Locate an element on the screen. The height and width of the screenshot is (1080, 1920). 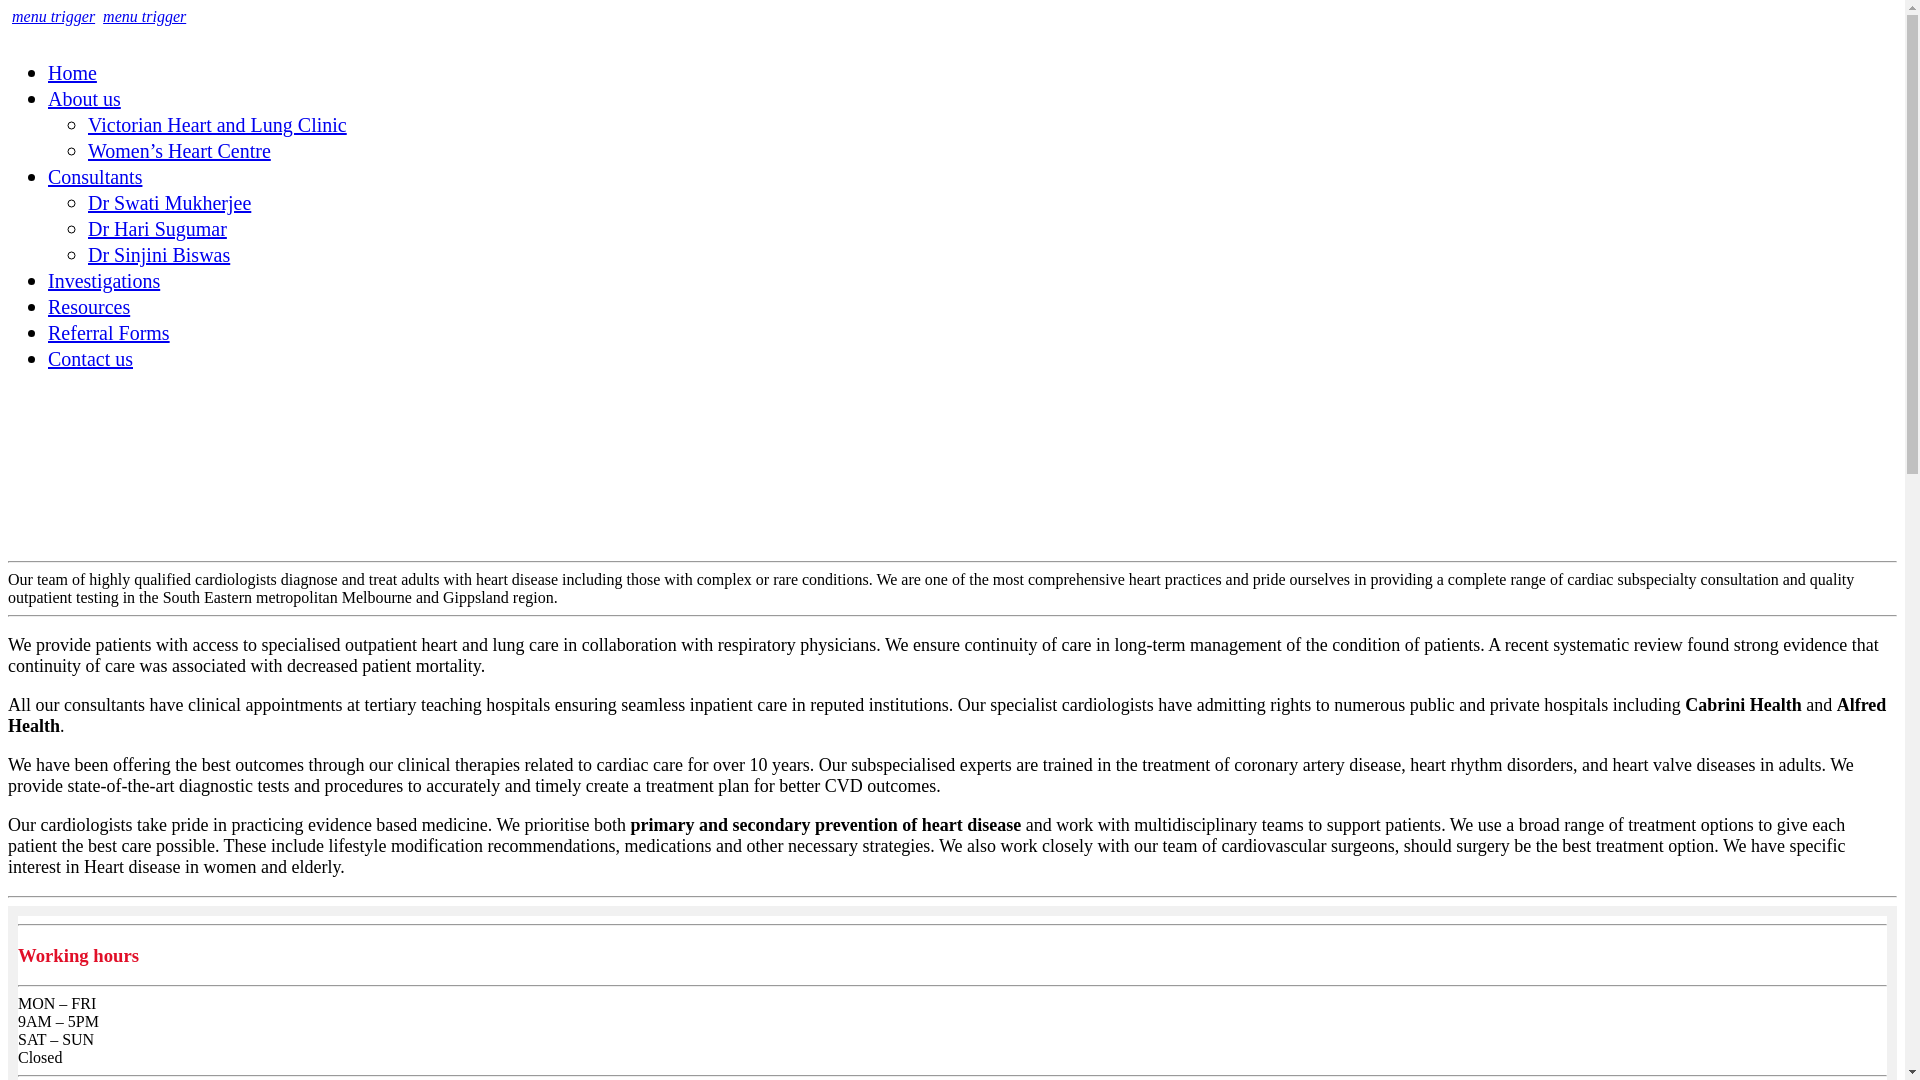
'Dr Hari Sugumar' is located at coordinates (156, 227).